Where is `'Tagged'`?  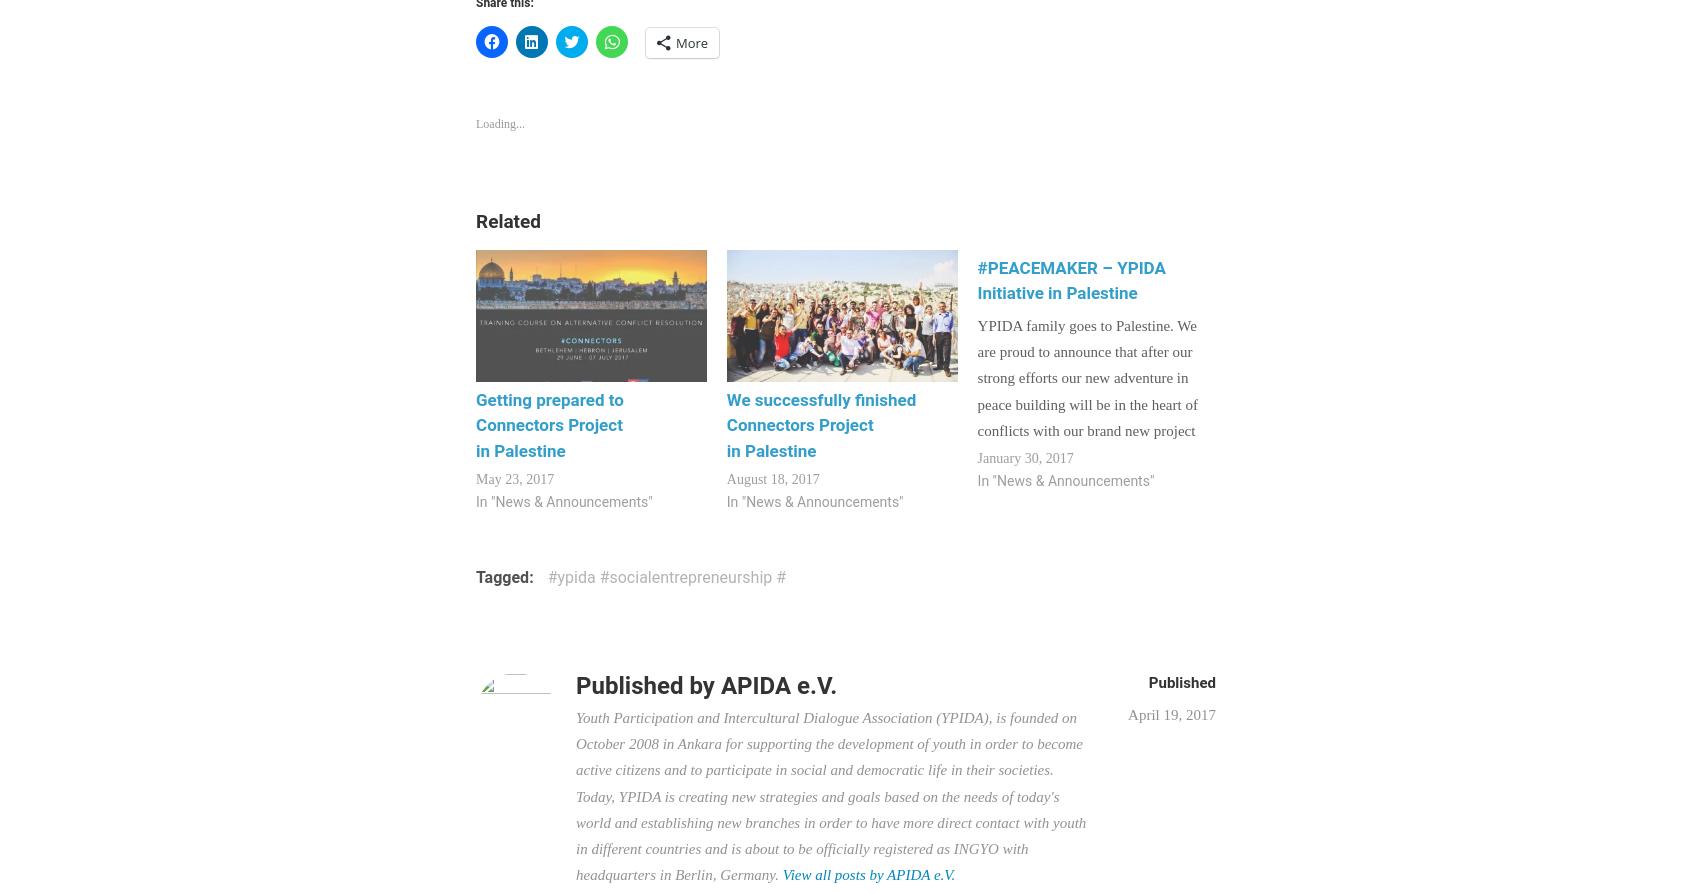 'Tagged' is located at coordinates (502, 576).